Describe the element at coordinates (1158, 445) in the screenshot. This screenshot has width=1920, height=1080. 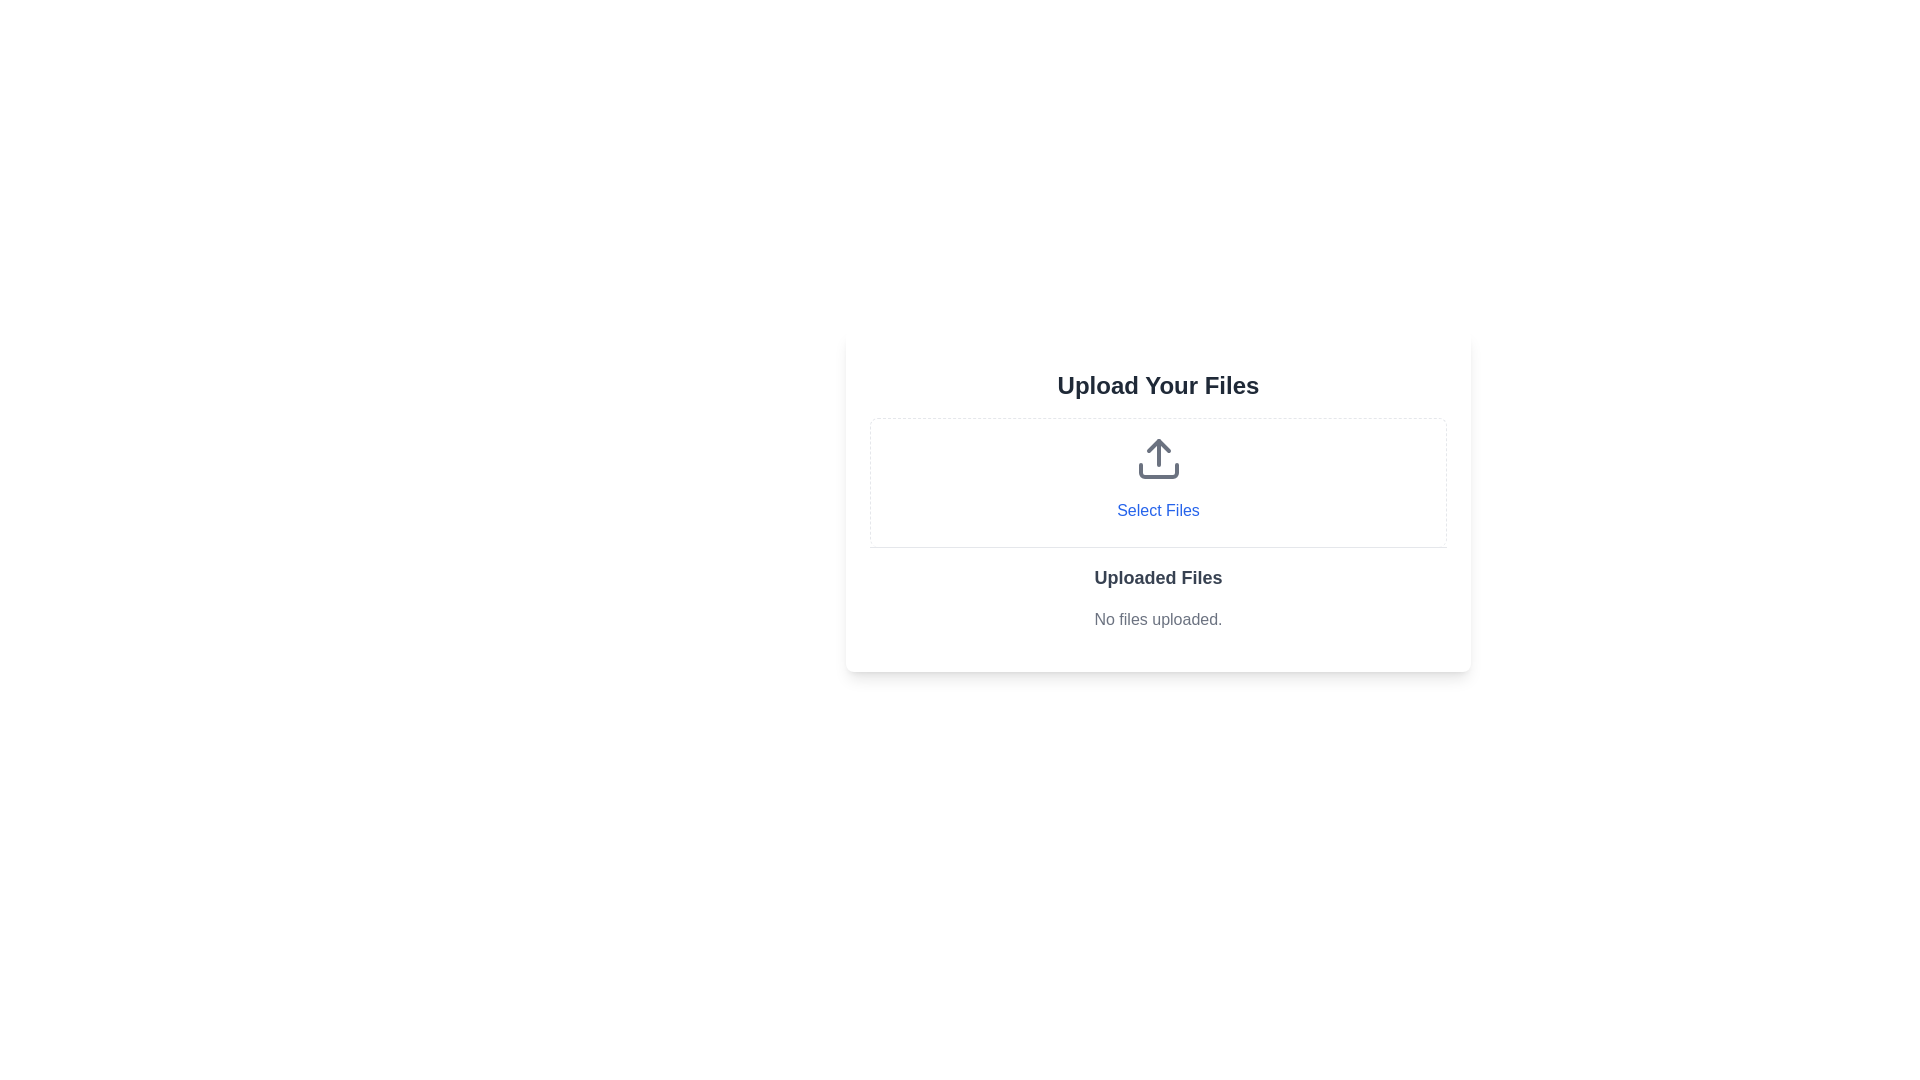
I see `the upward arrow part of the upload icon within the SVG graphic component located near the center of the 'Upload Your Files' dialog box` at that location.